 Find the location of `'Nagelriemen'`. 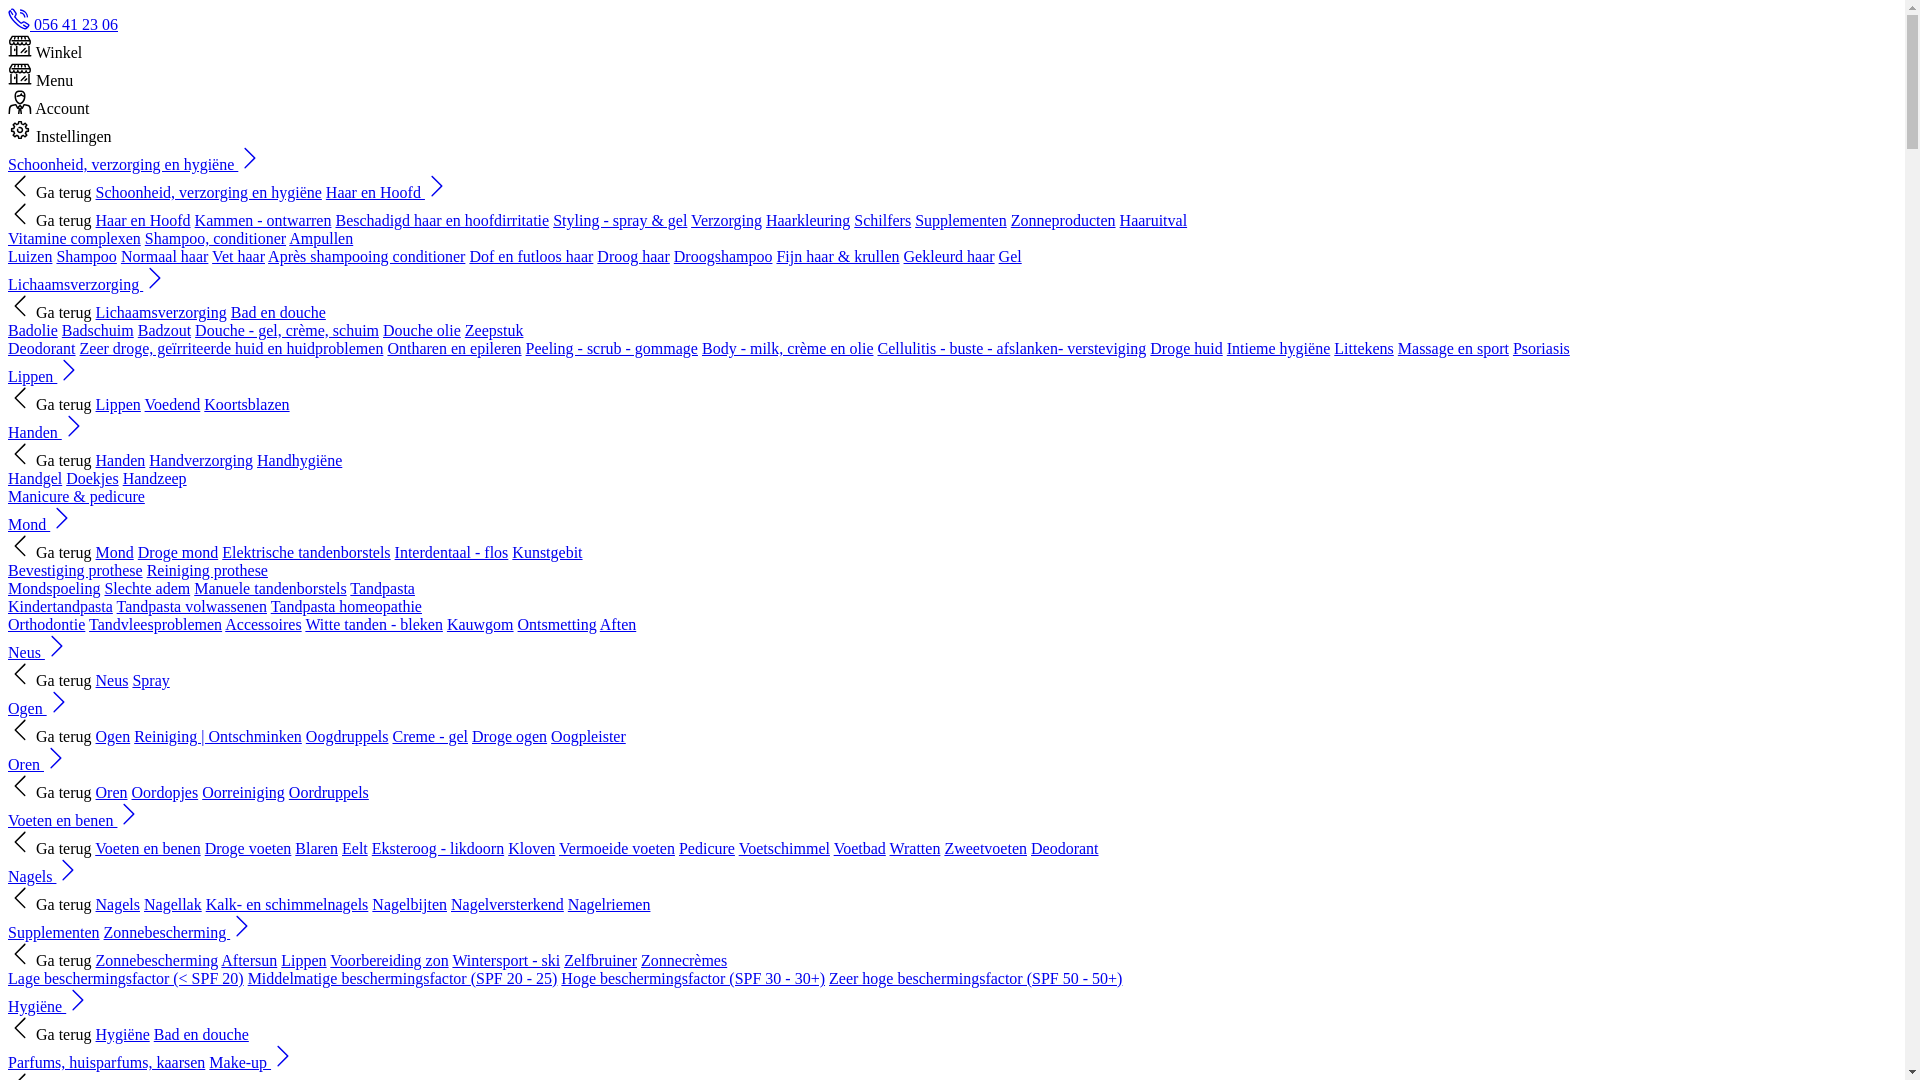

'Nagelriemen' is located at coordinates (608, 904).